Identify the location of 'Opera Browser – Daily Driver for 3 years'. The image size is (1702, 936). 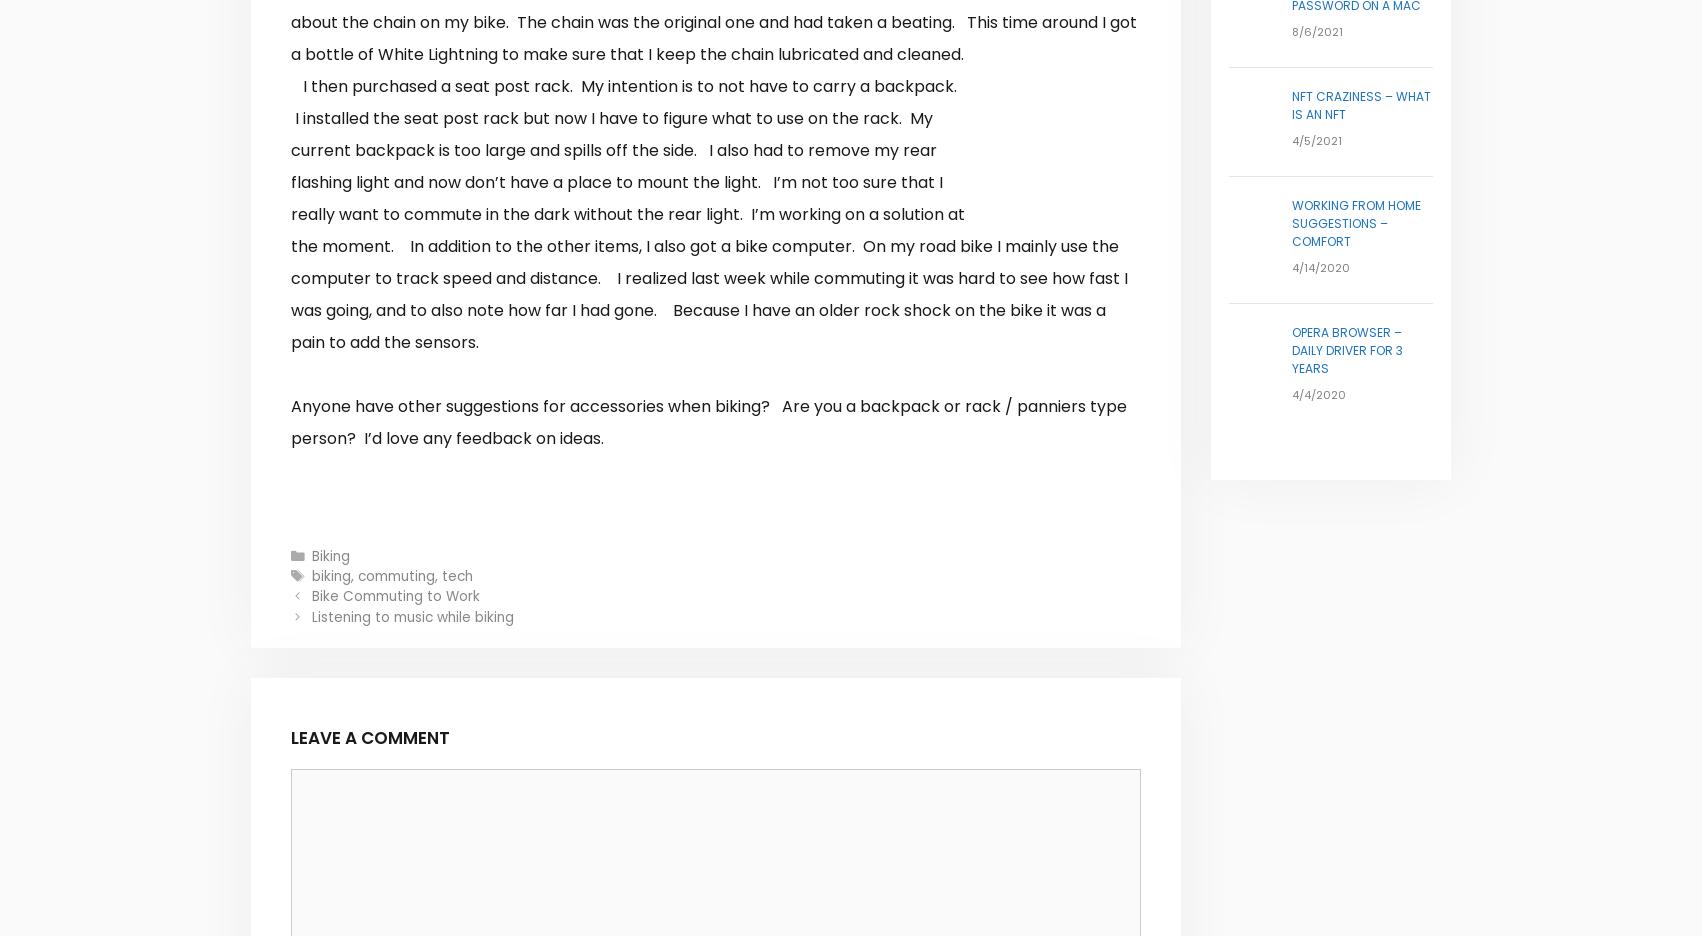
(1346, 348).